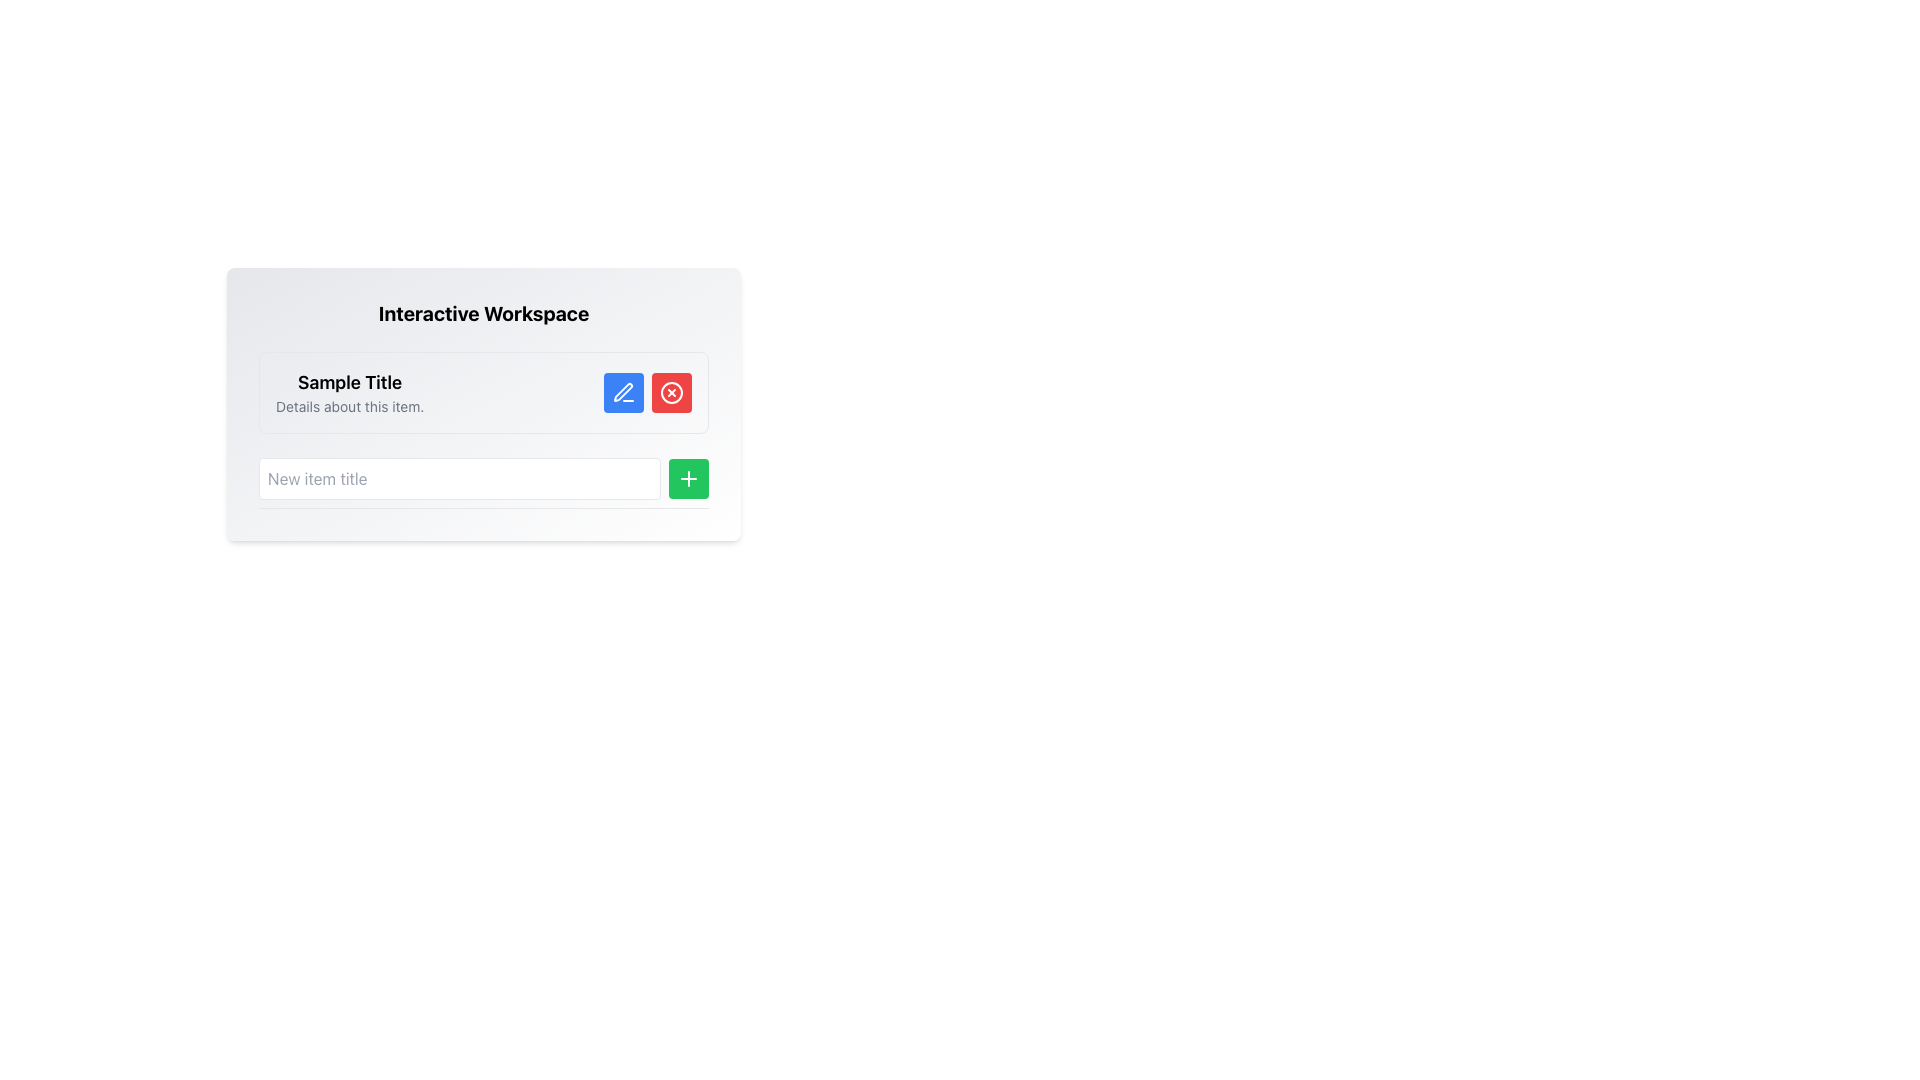 Image resolution: width=1920 pixels, height=1080 pixels. I want to click on the minimalistic pen icon located to the right of 'Sample Title' in the header area, so click(622, 392).